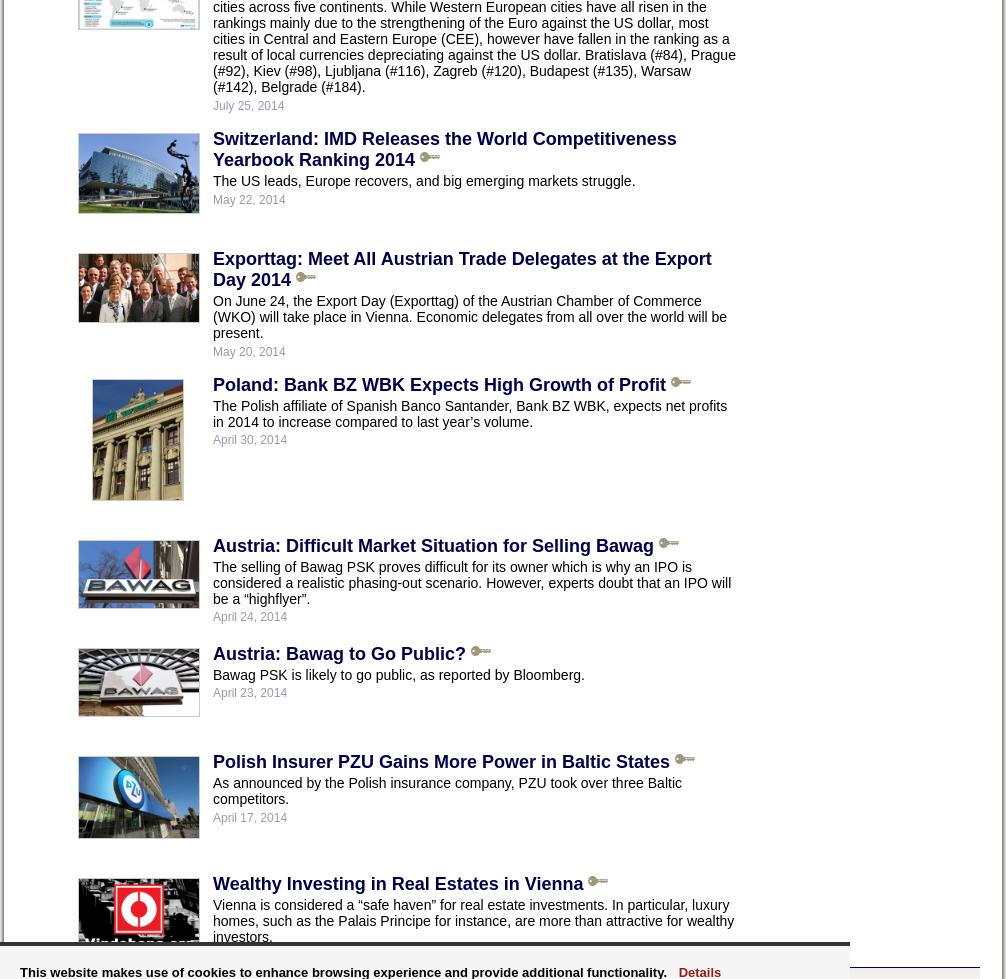  I want to click on 'Austria: Difficult Market Situation for Selling Bawag', so click(432, 544).